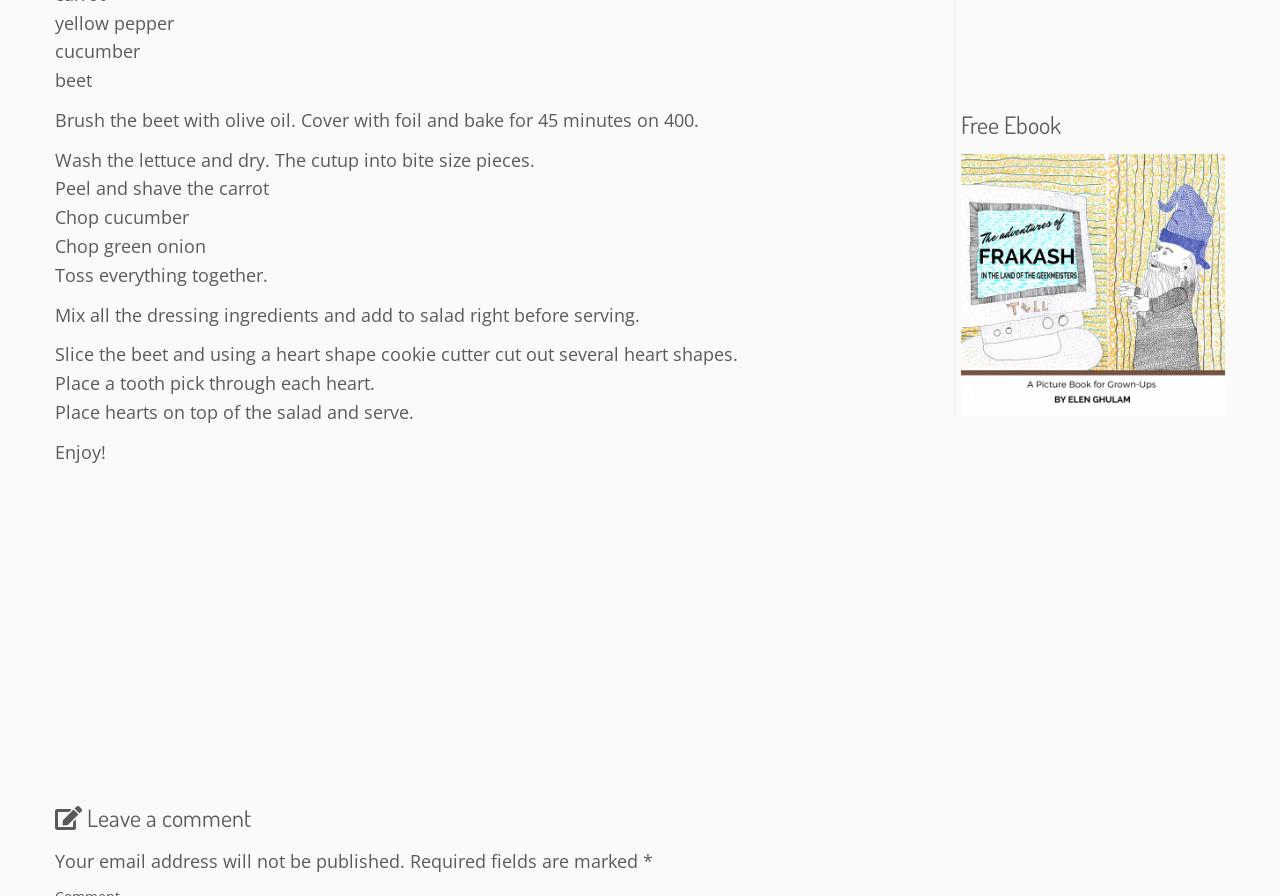 This screenshot has height=896, width=1280. Describe the element at coordinates (647, 859) in the screenshot. I see `'*'` at that location.